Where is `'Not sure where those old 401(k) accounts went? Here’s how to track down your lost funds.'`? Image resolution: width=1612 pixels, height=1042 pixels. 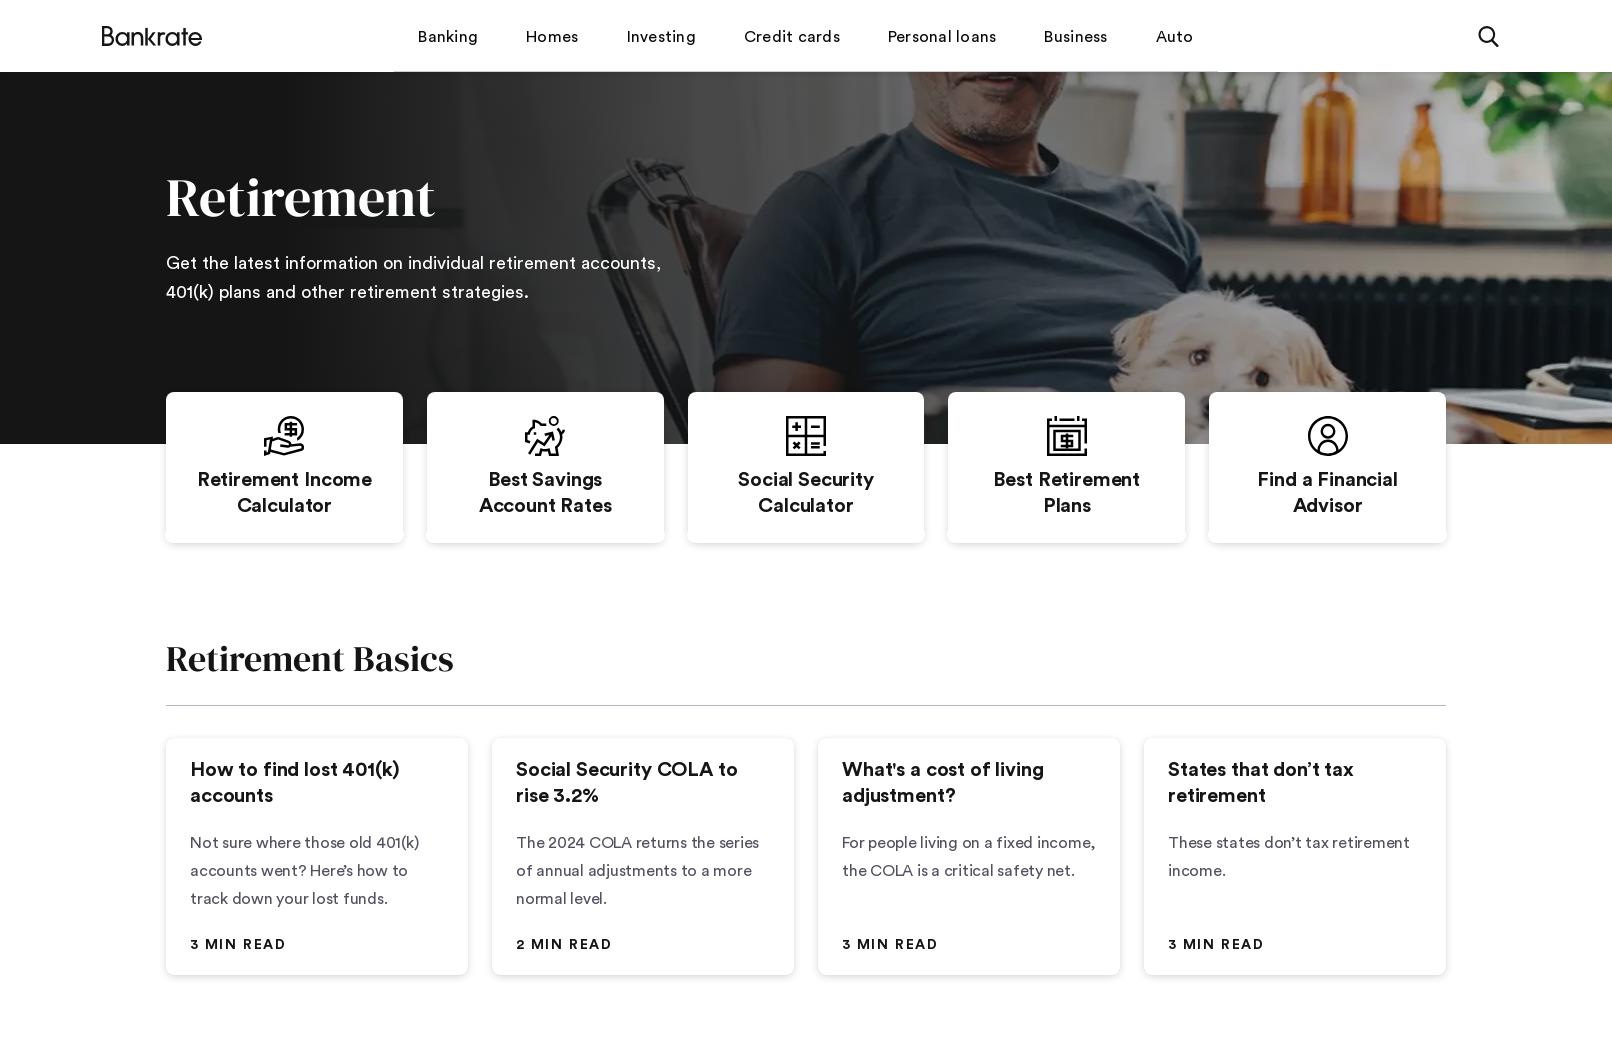 'Not sure where those old 401(k) accounts went? Here’s how to track down your lost funds.' is located at coordinates (304, 870).